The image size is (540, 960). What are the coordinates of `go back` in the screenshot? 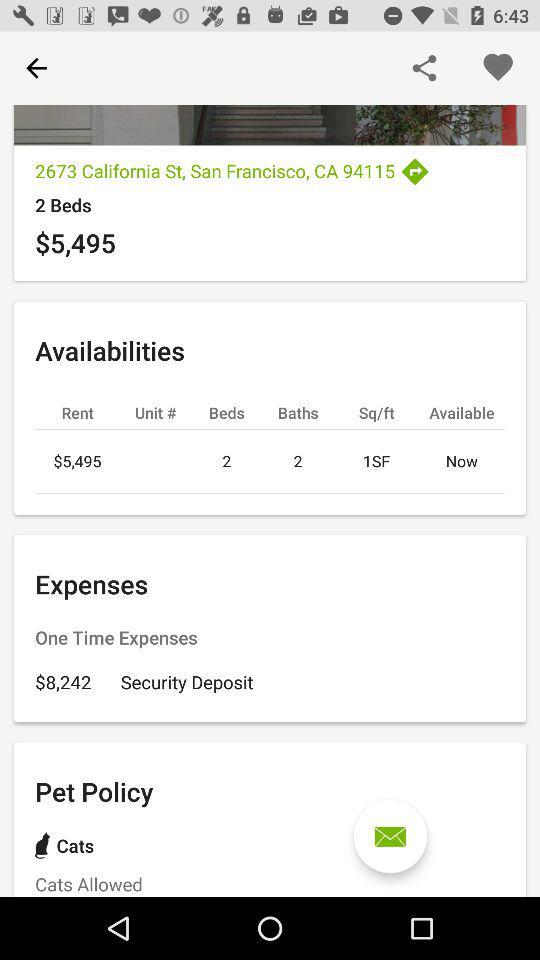 It's located at (36, 68).